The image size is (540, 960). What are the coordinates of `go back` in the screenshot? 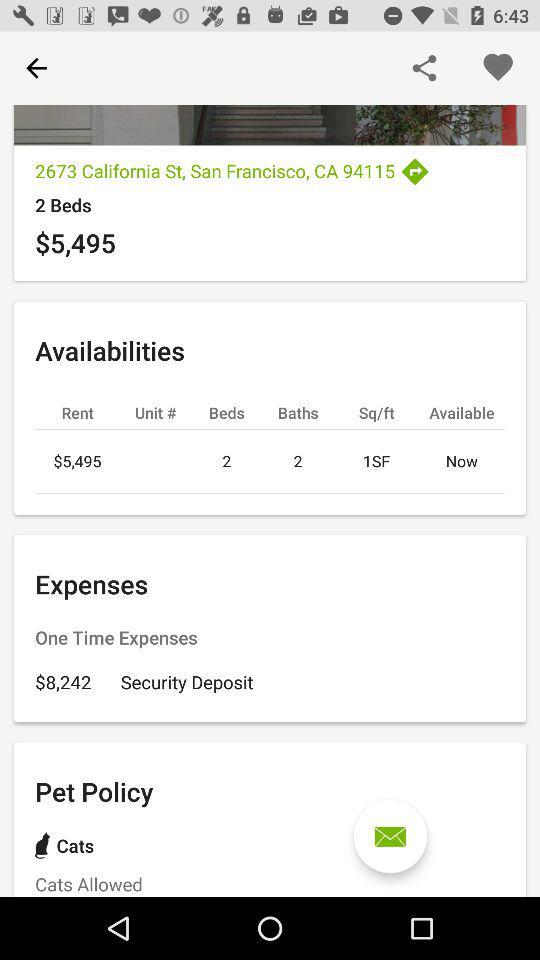 It's located at (36, 68).